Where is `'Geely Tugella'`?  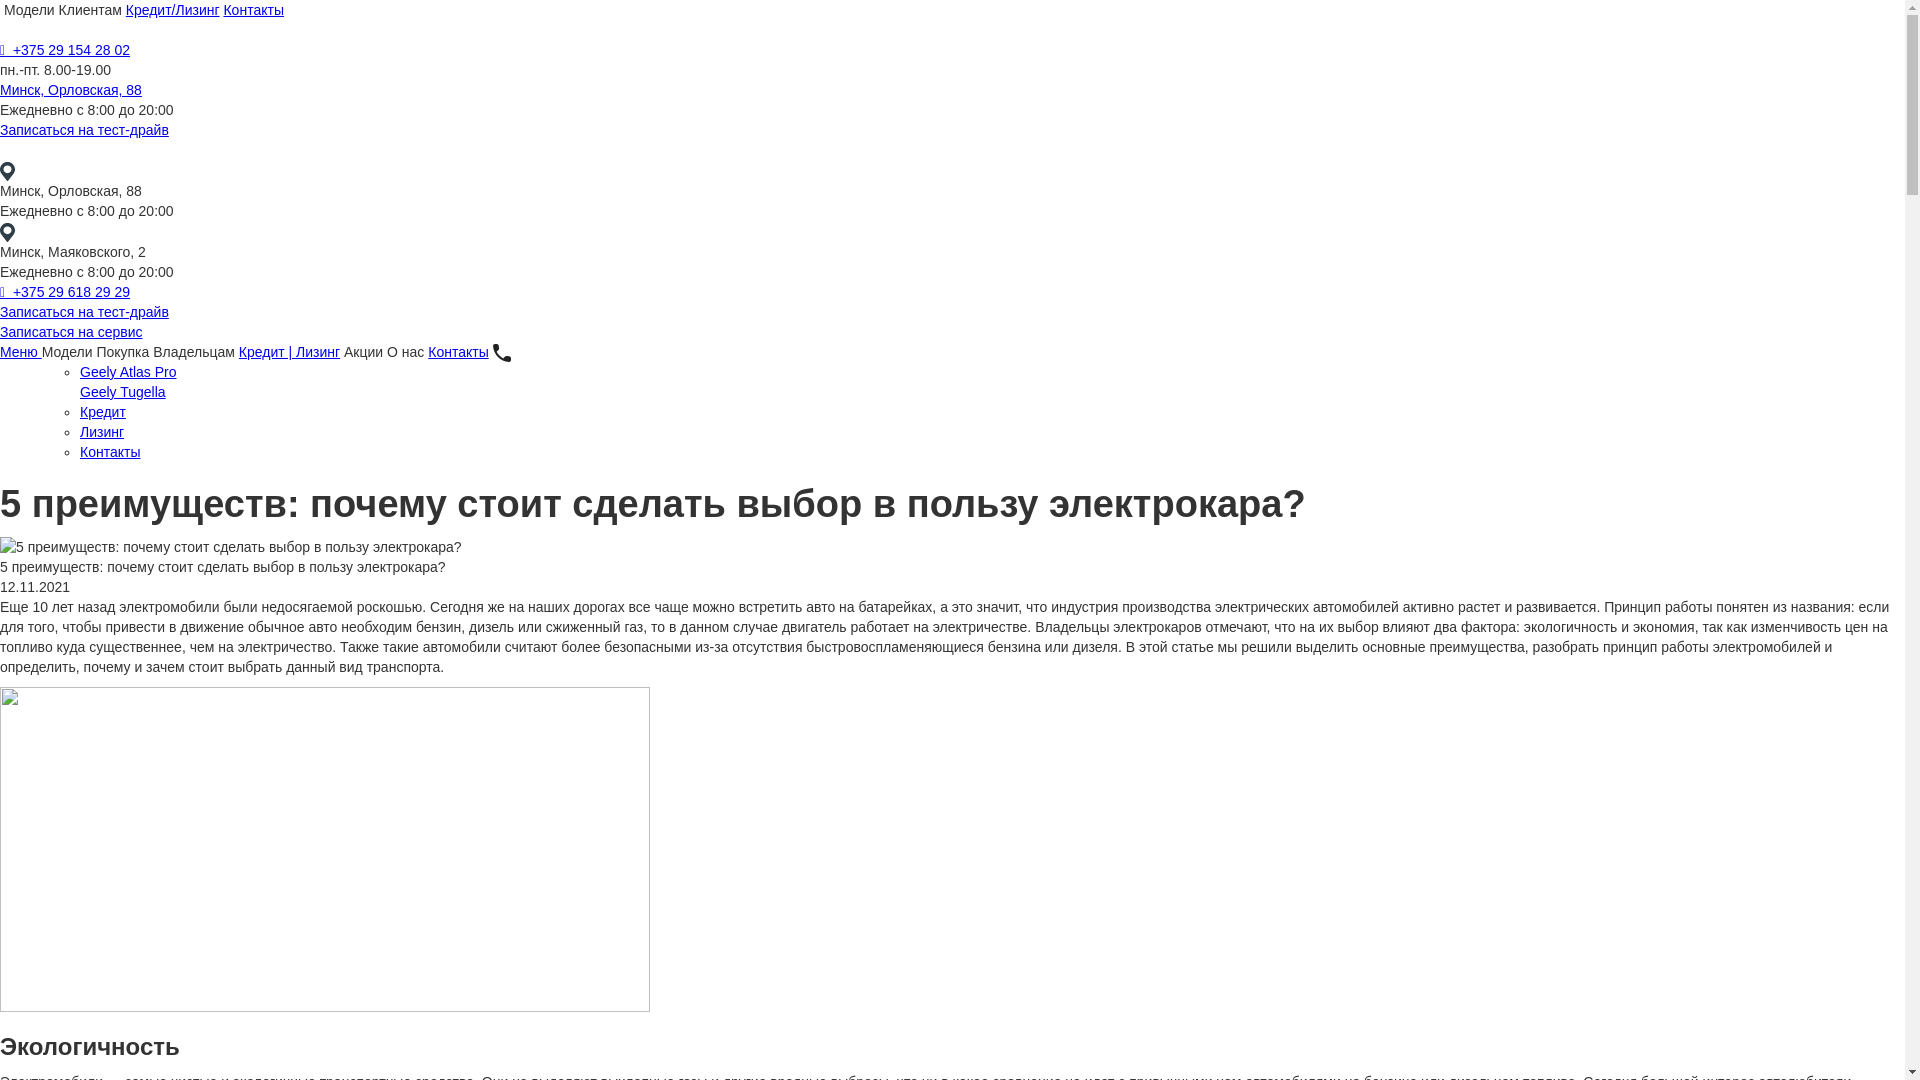
'Geely Tugella' is located at coordinates (122, 392).